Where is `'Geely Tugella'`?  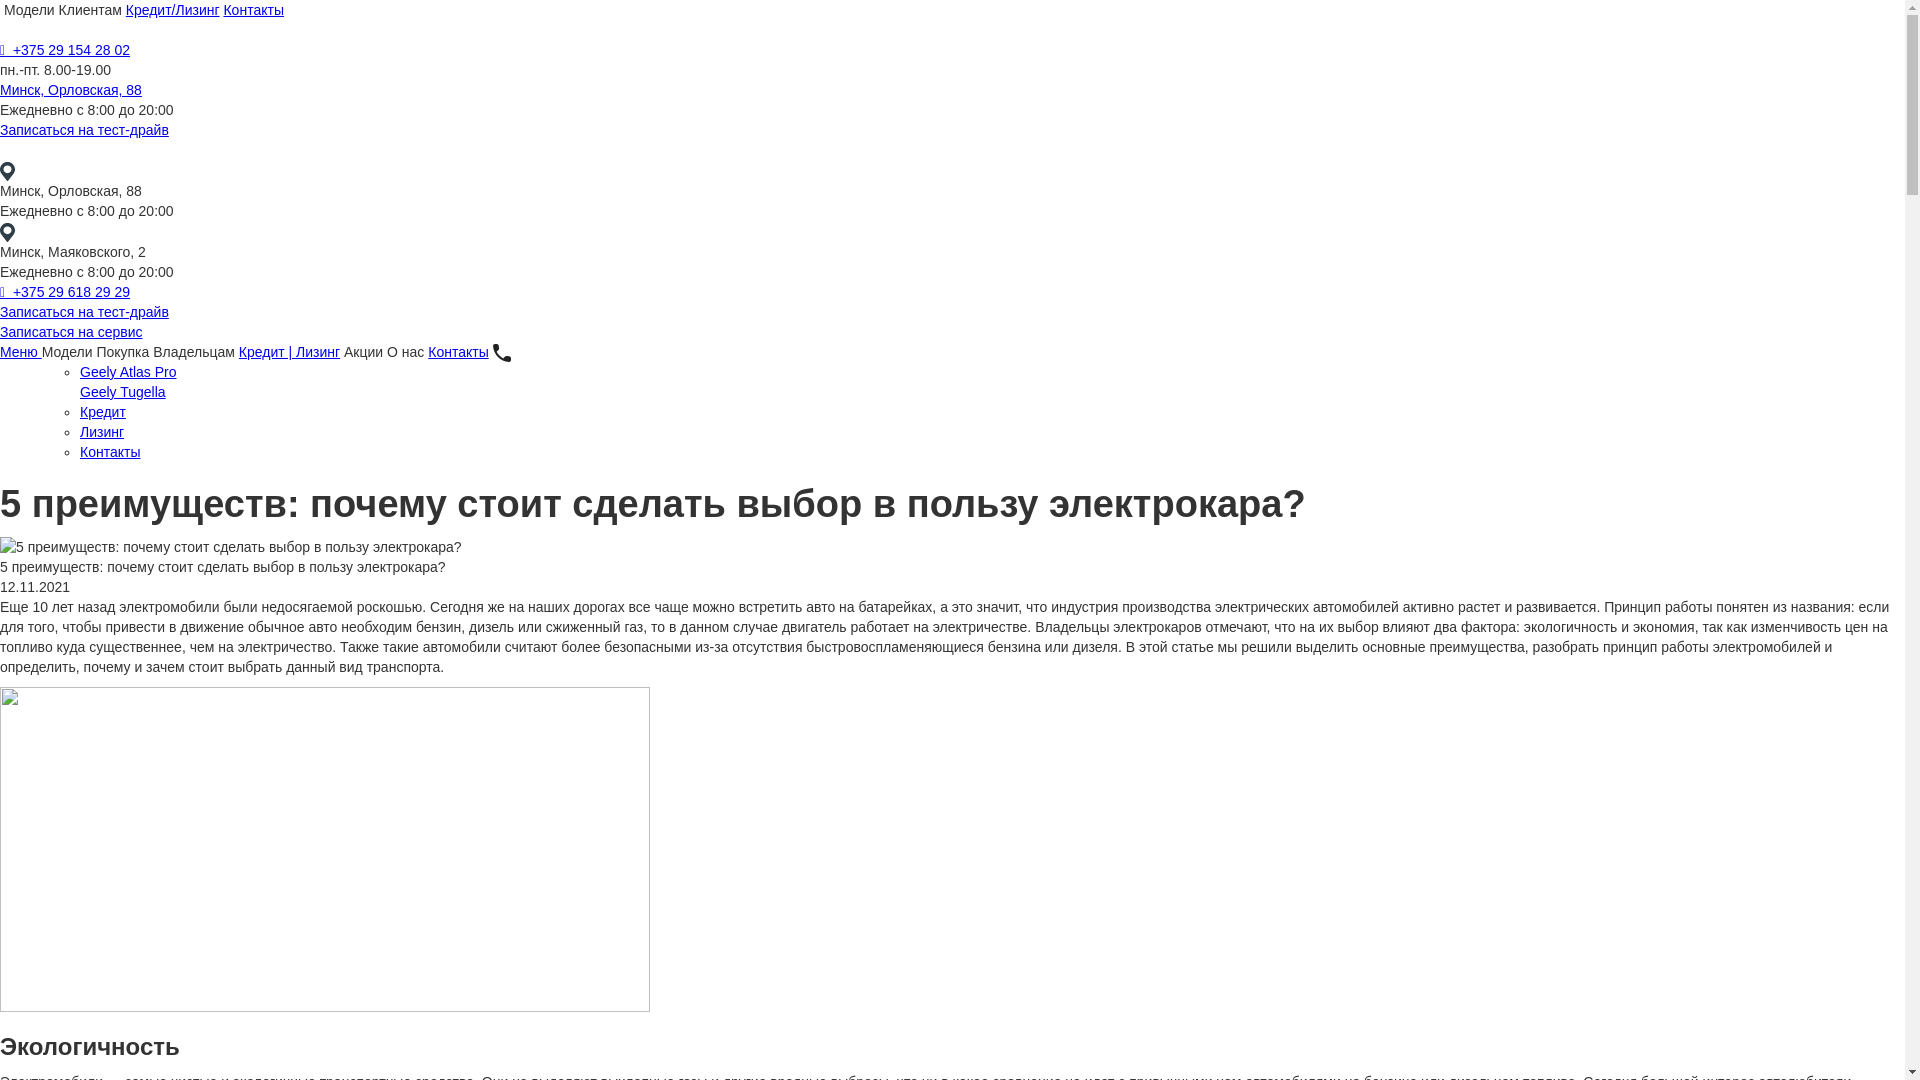
'Geely Tugella' is located at coordinates (122, 392).